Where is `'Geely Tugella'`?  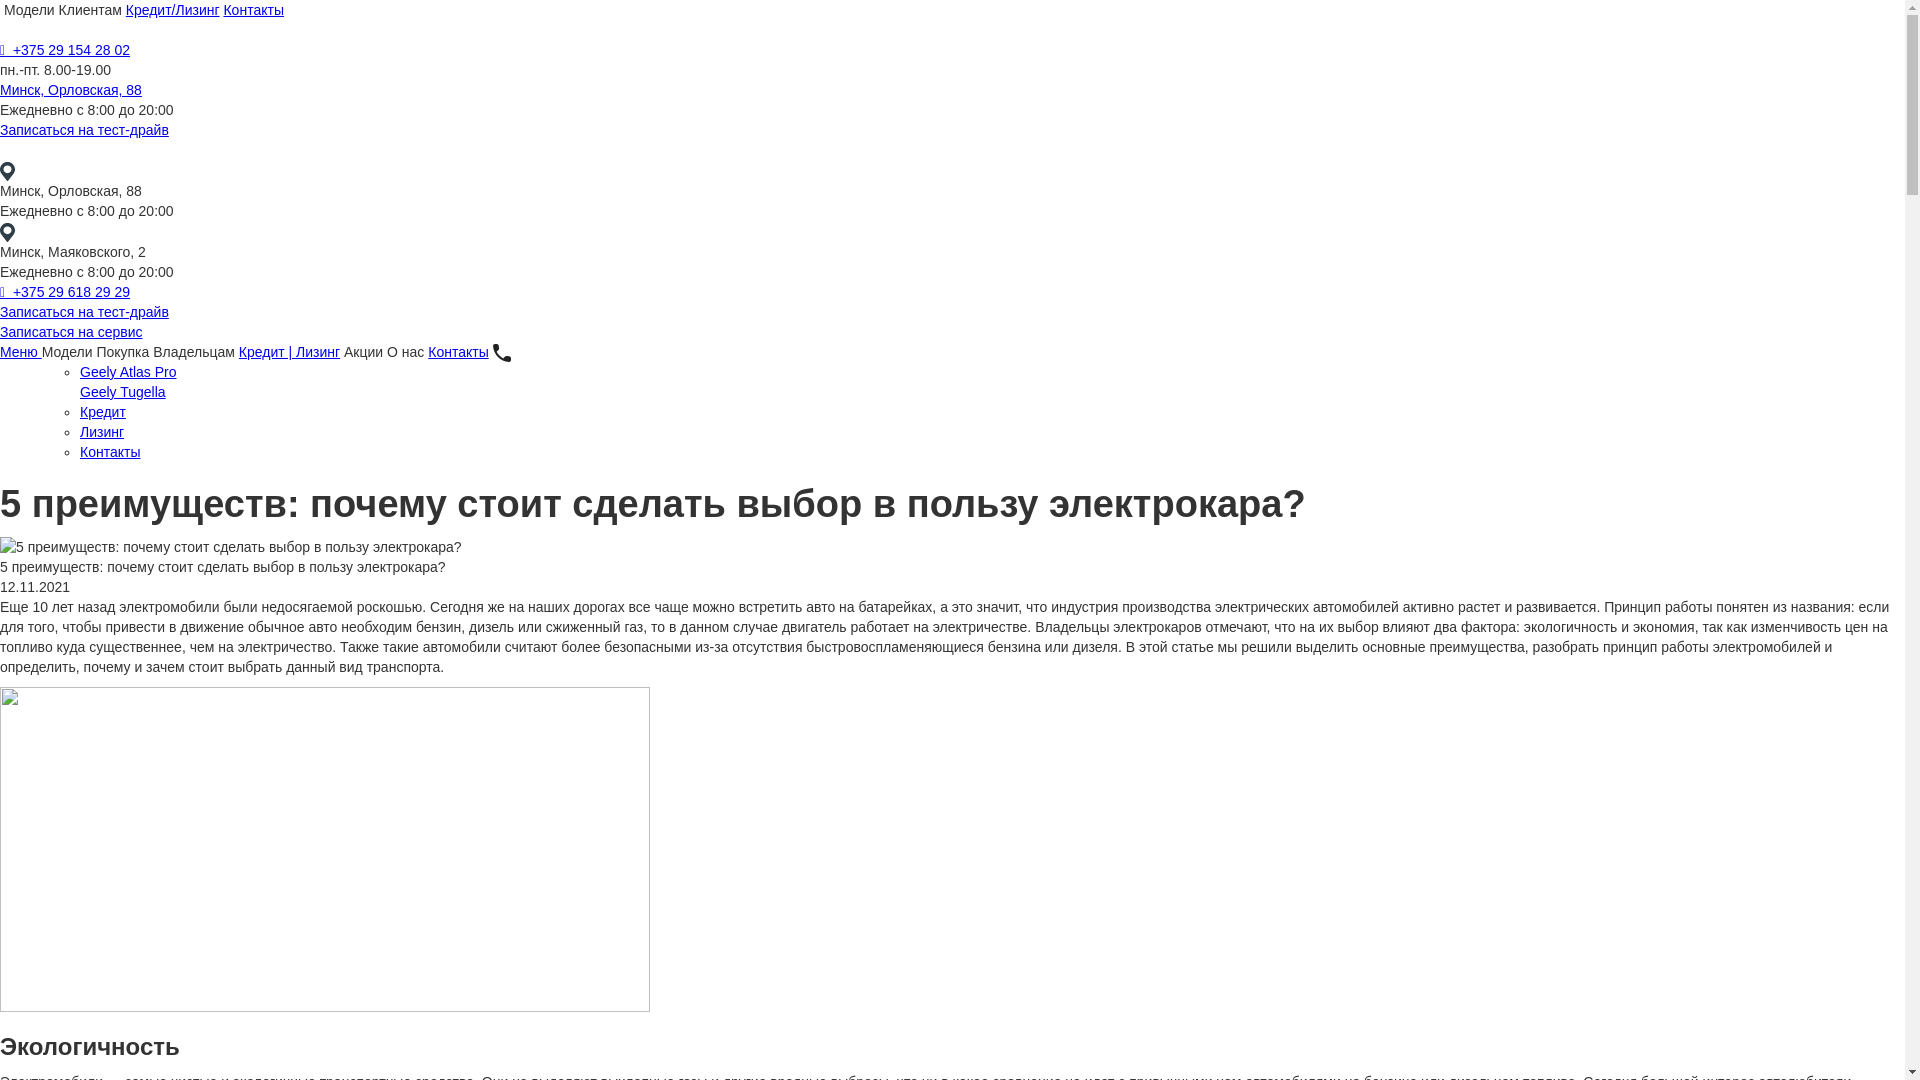
'Geely Tugella' is located at coordinates (122, 392).